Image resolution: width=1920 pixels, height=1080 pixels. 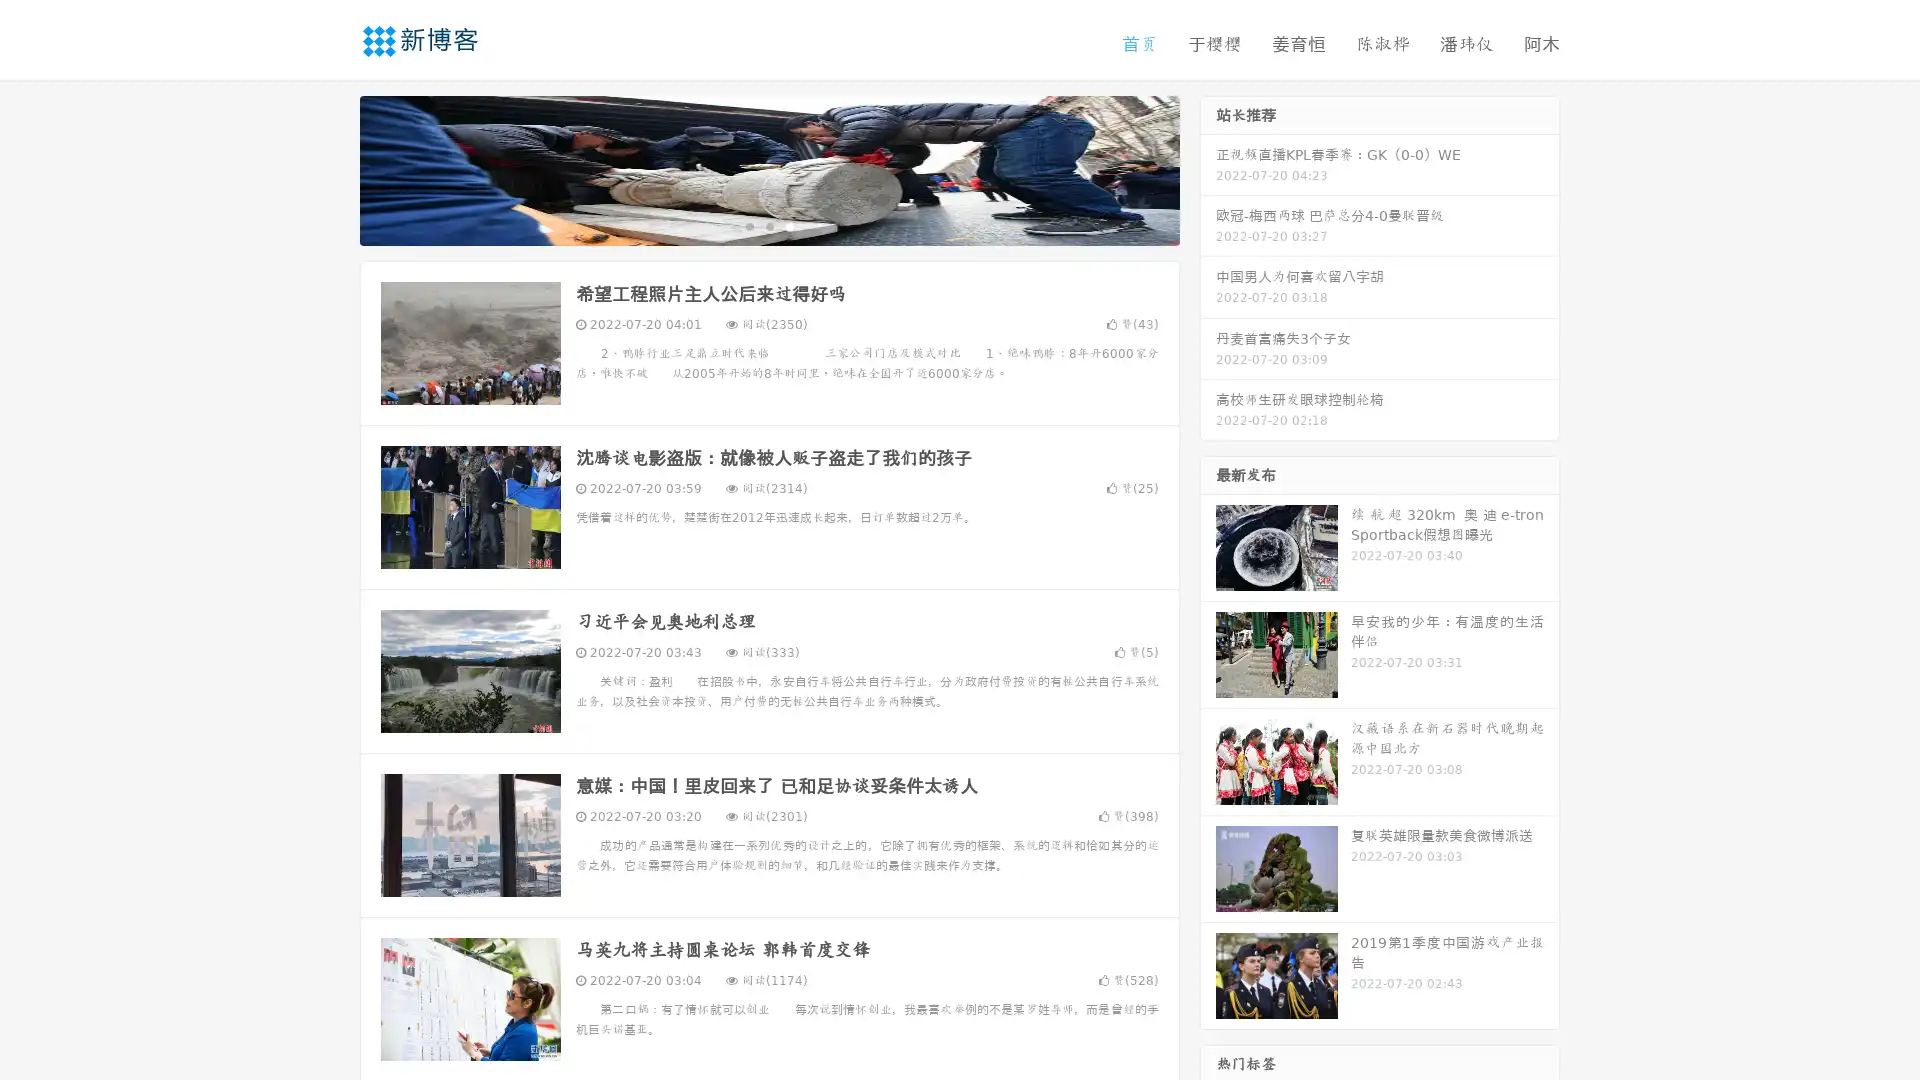 What do you see at coordinates (330, 168) in the screenshot?
I see `Previous slide` at bounding box center [330, 168].